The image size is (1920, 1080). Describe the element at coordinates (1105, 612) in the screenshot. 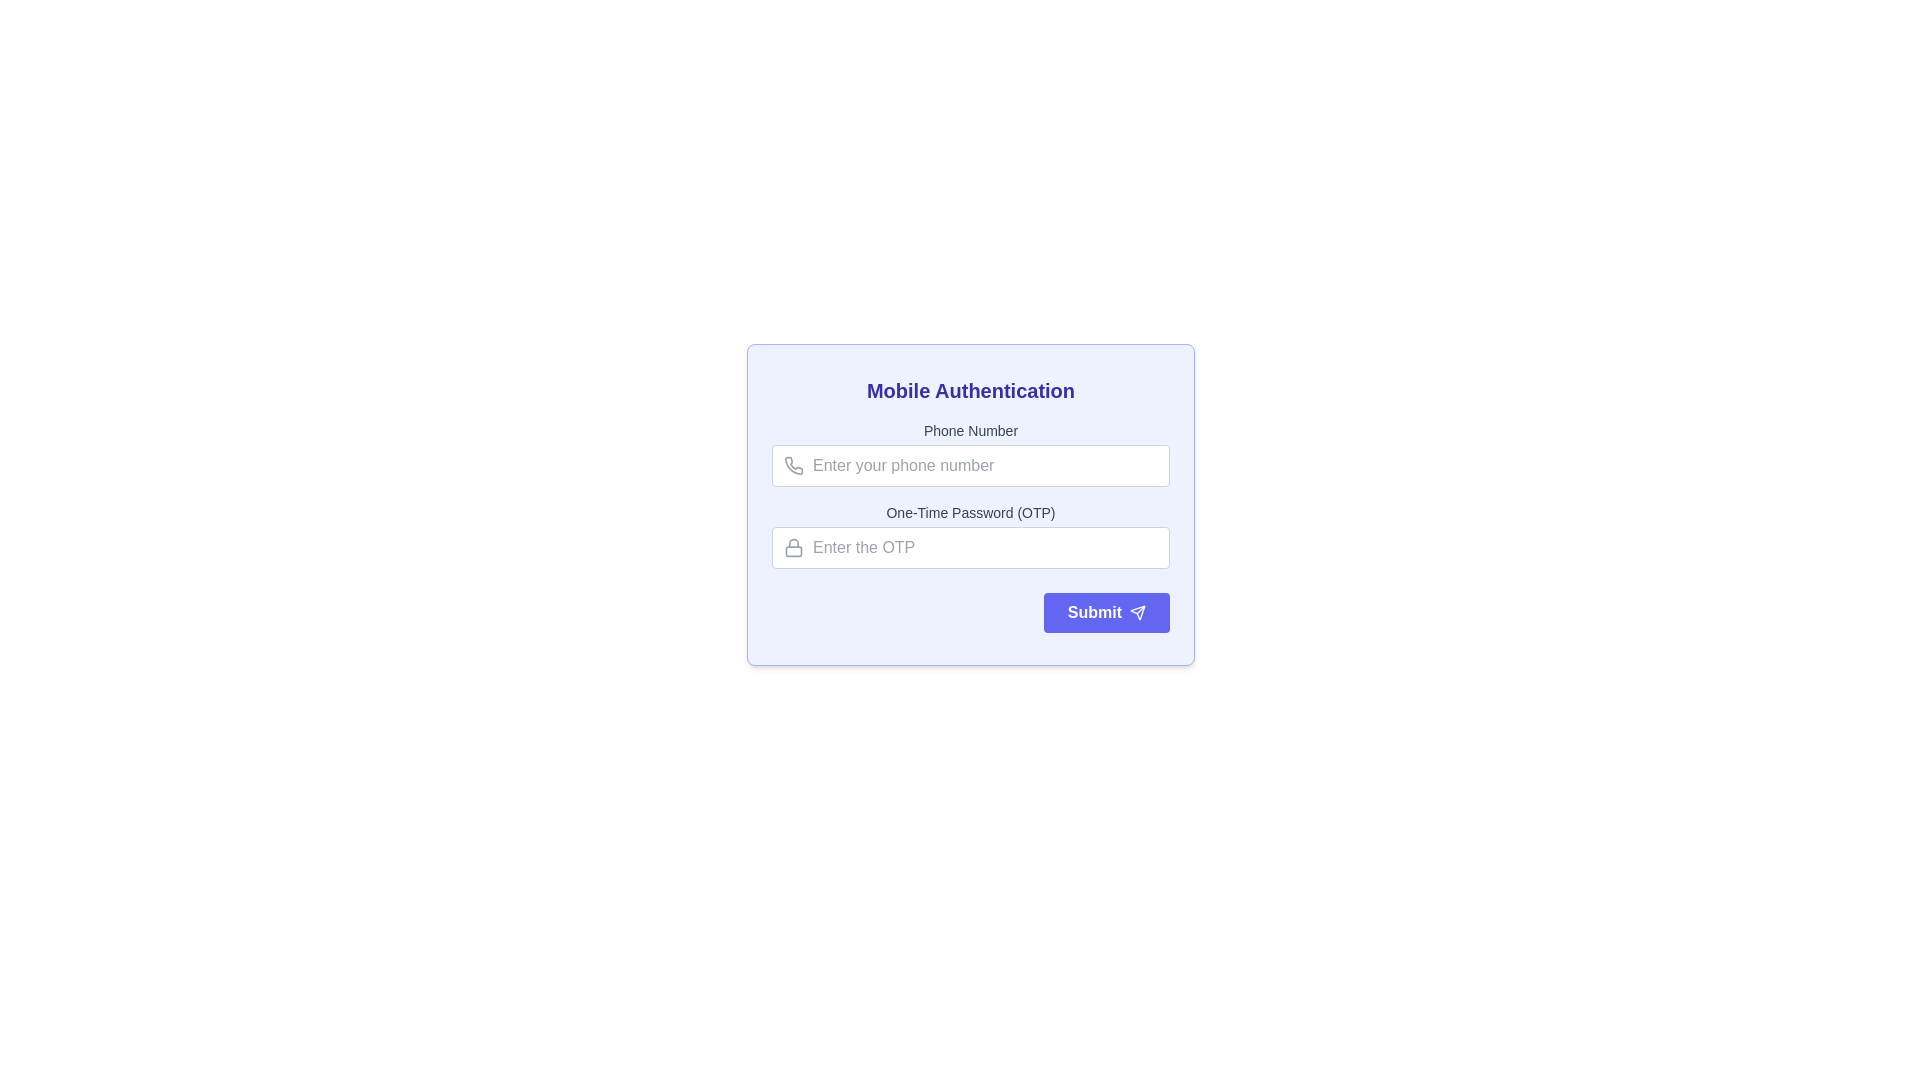

I see `the 'Submit' button located at the bottom-right corner of the mobile authentication layout` at that location.